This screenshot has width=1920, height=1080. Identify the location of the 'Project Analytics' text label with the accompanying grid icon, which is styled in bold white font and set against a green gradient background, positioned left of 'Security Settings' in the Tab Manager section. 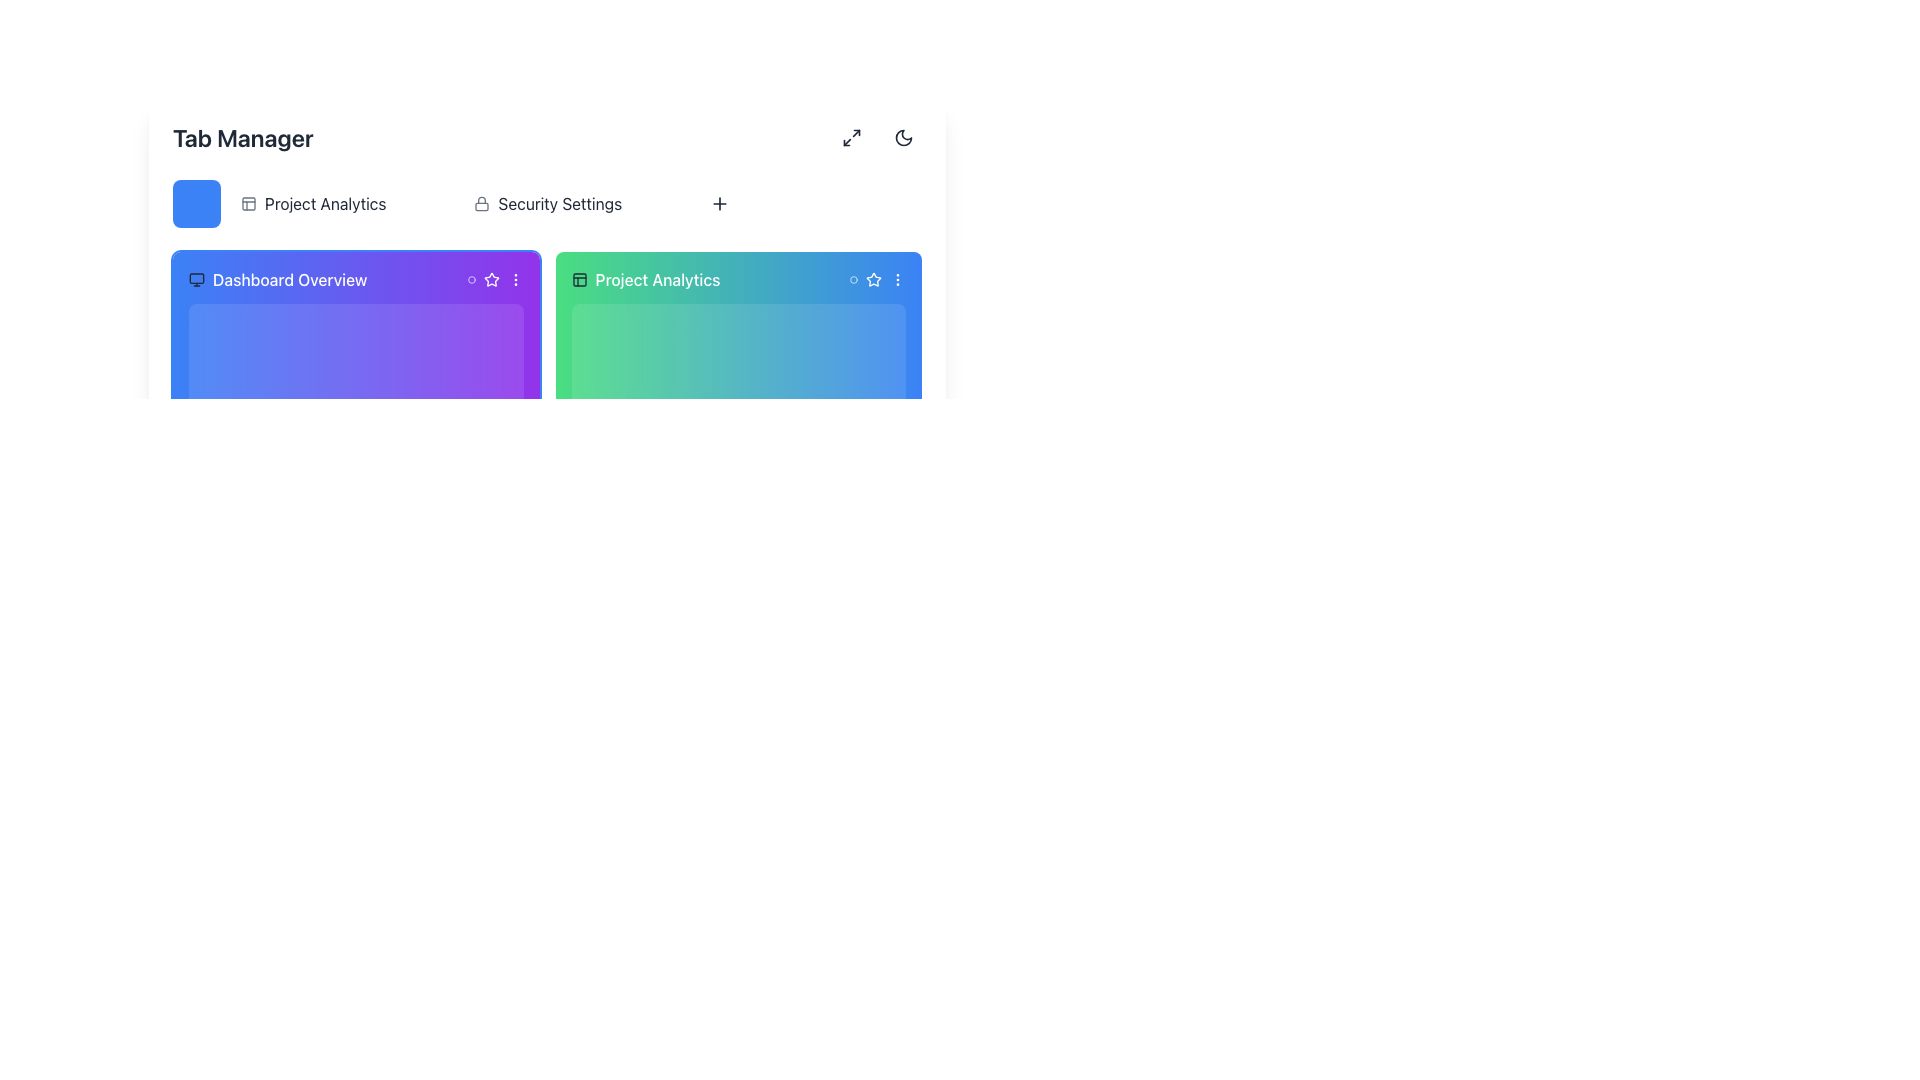
(645, 280).